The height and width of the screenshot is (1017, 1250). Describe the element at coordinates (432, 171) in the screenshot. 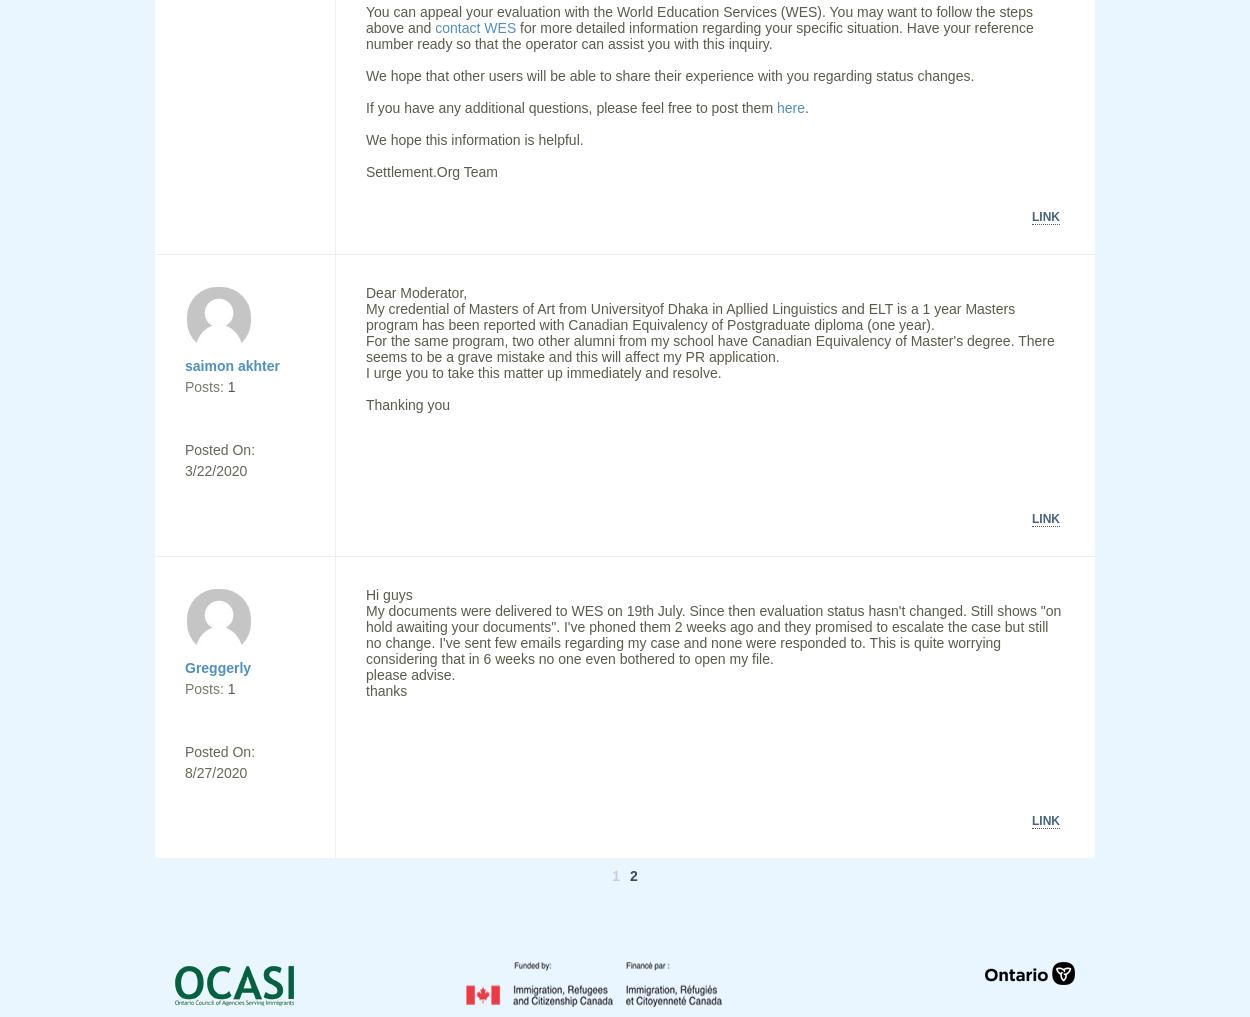

I see `'Settlement.Org Team'` at that location.